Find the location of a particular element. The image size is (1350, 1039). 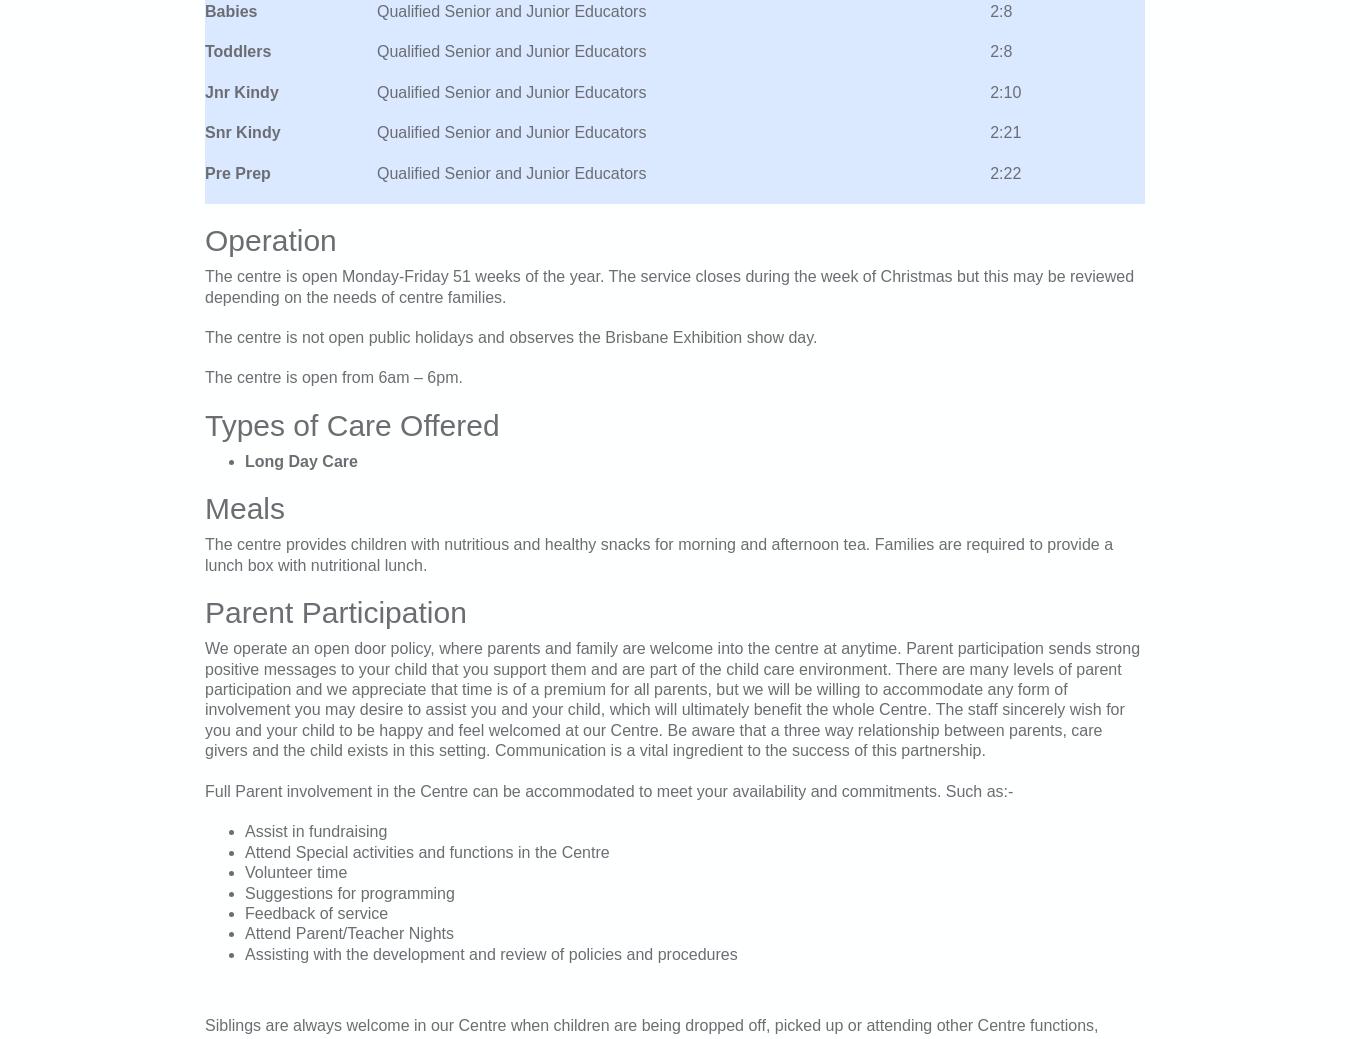

'Snr Kindy' is located at coordinates (241, 131).